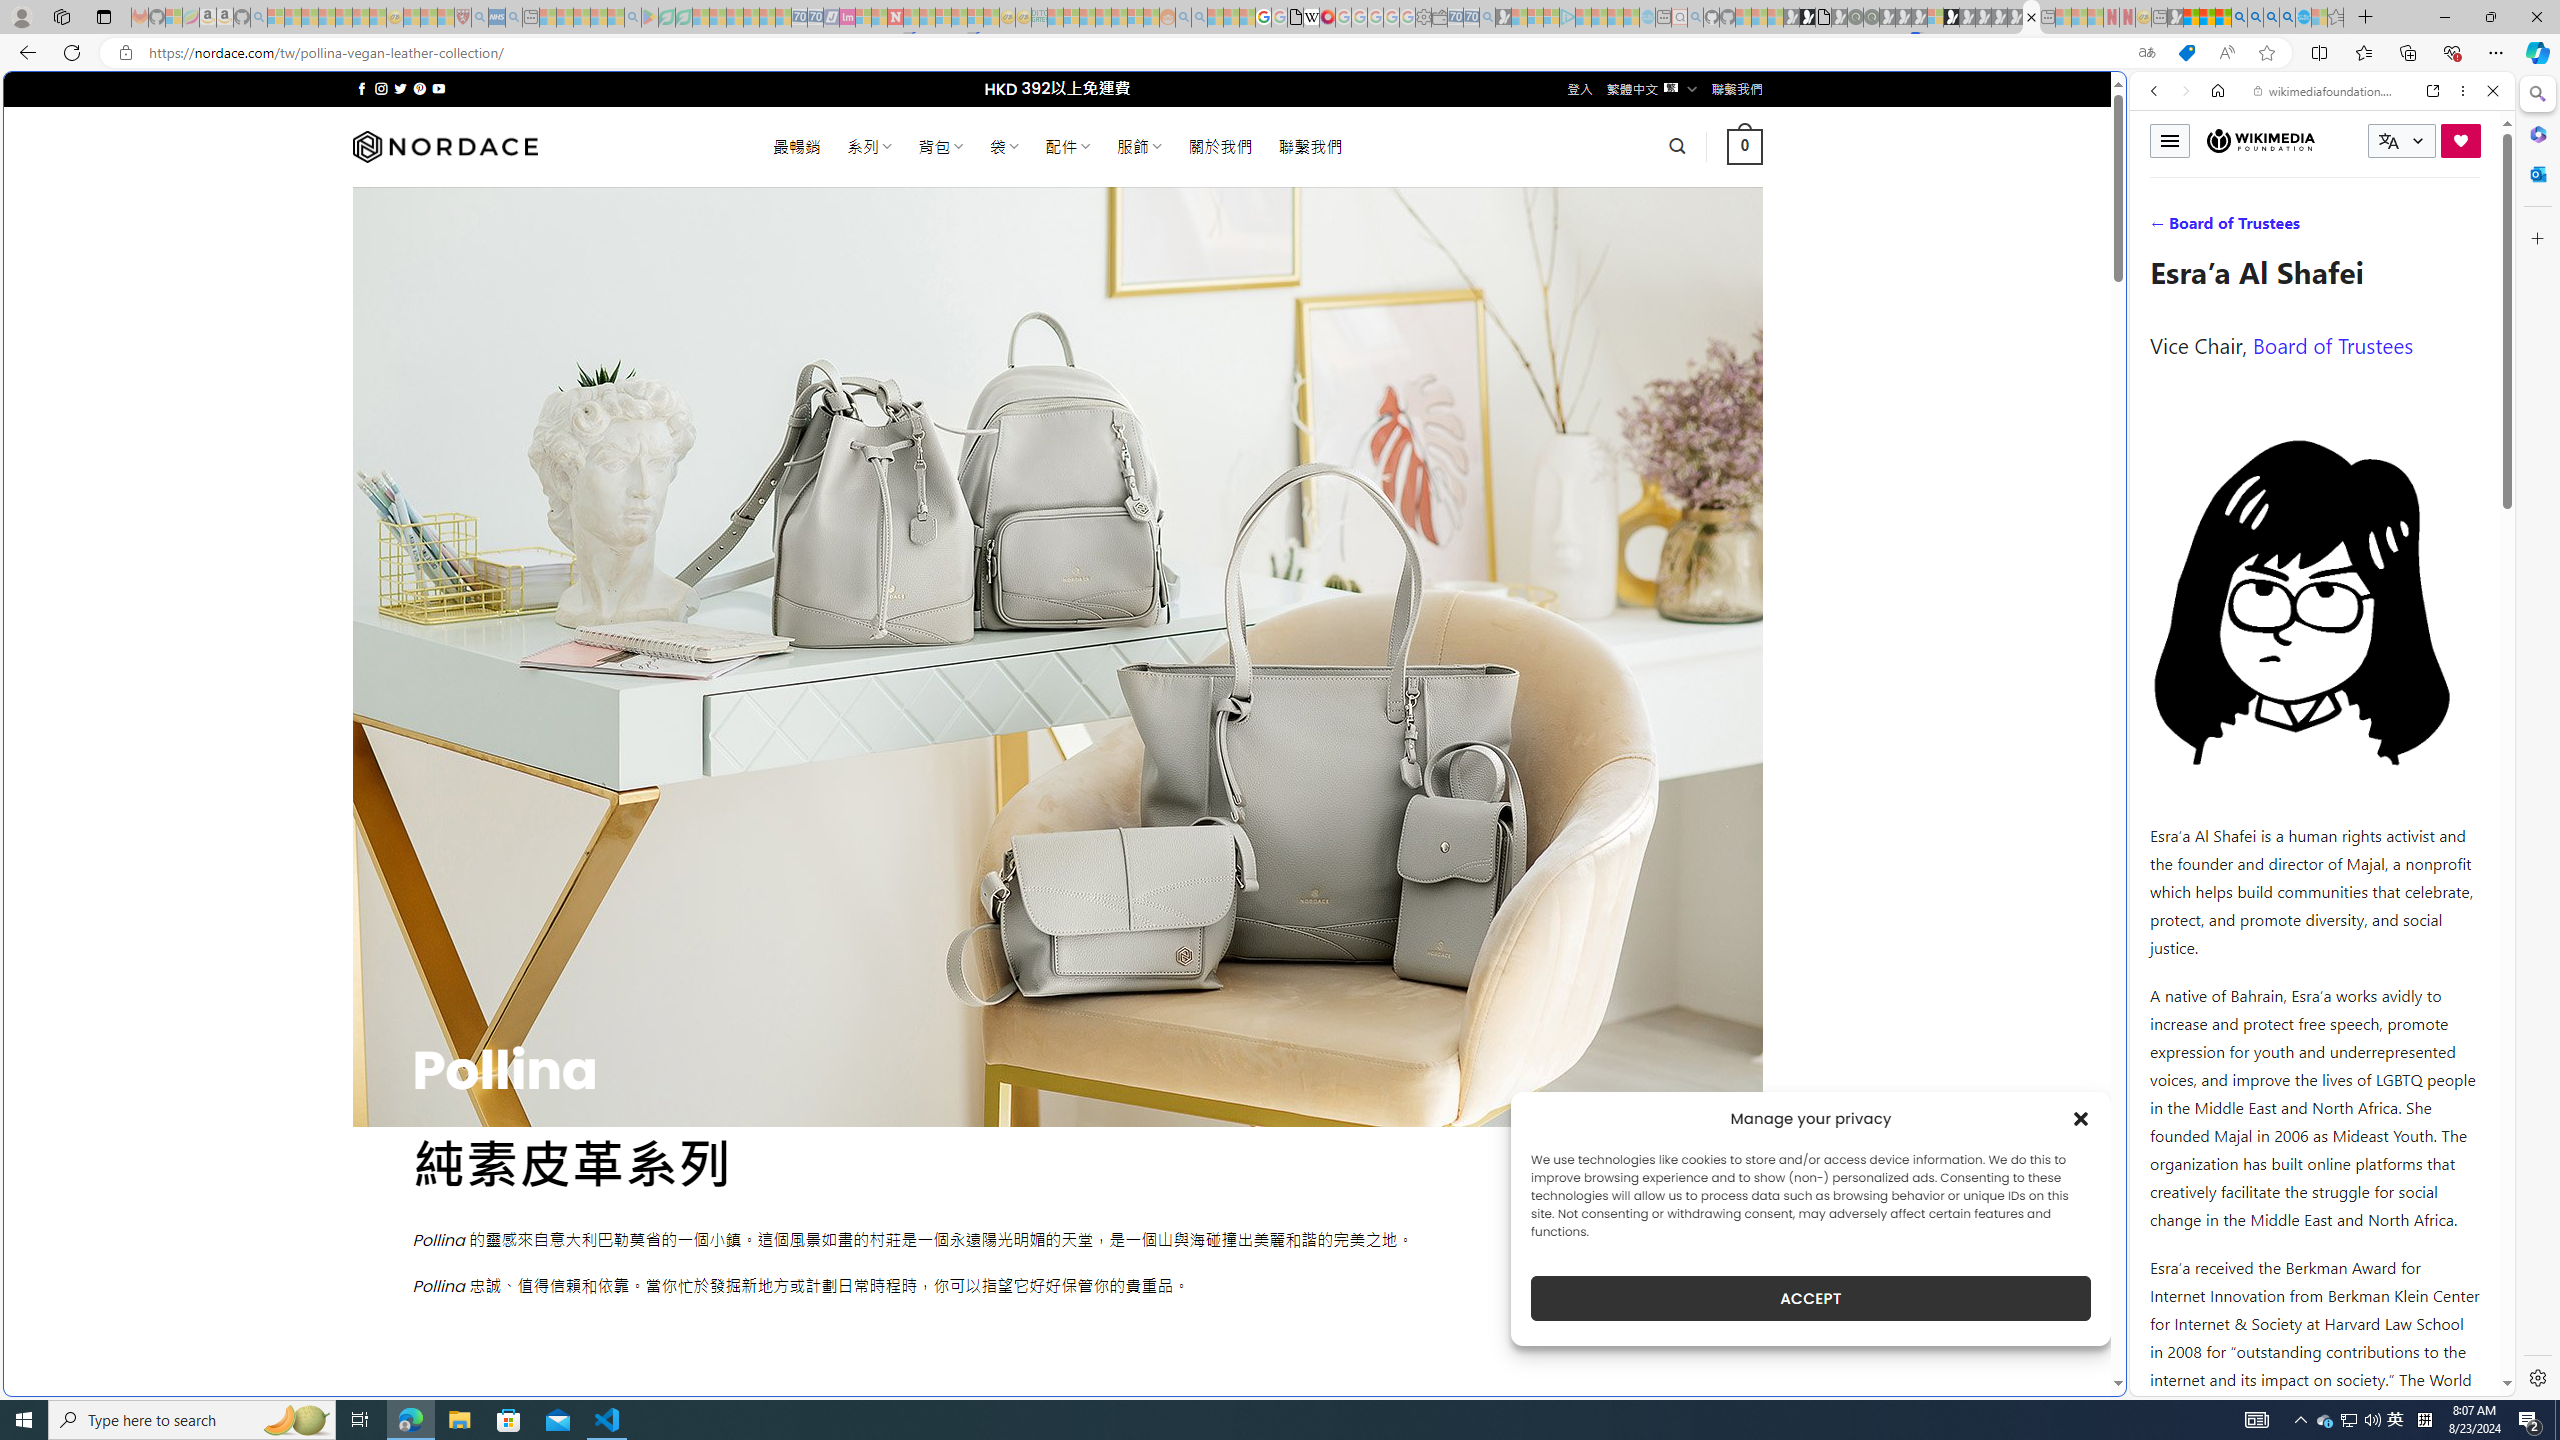  I want to click on 'MediaWiki', so click(1326, 16).